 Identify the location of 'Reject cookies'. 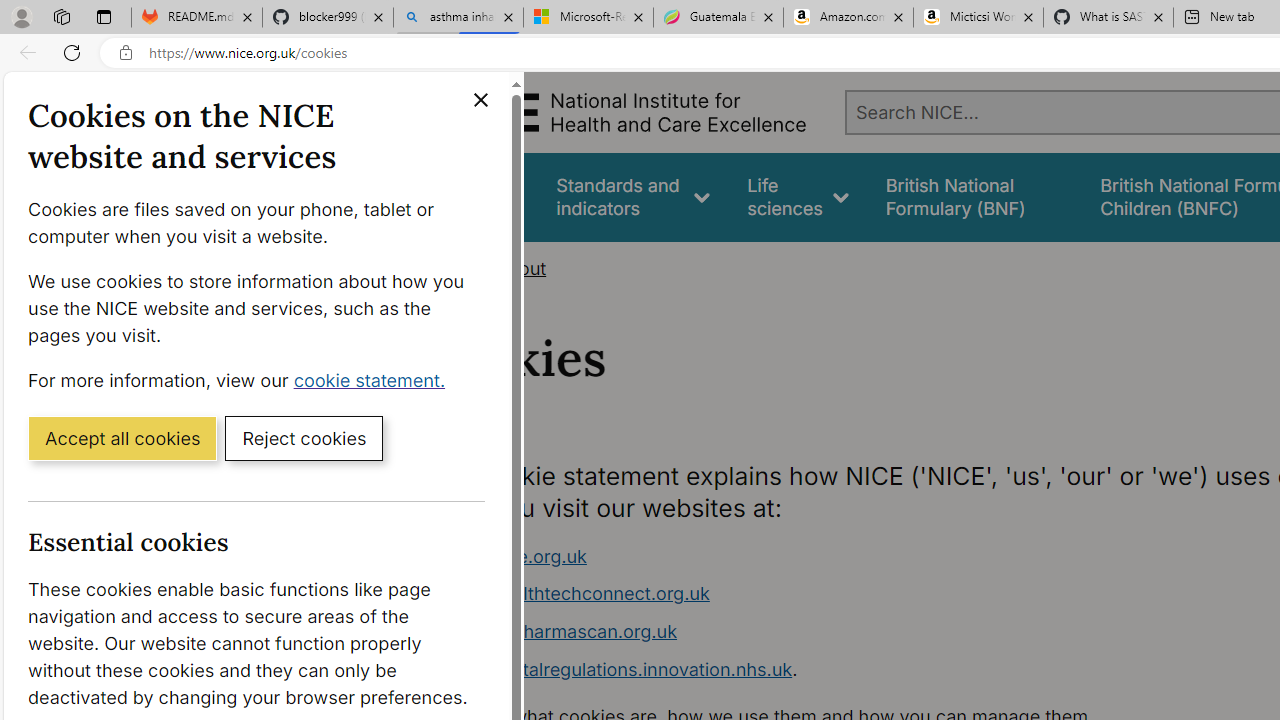
(303, 436).